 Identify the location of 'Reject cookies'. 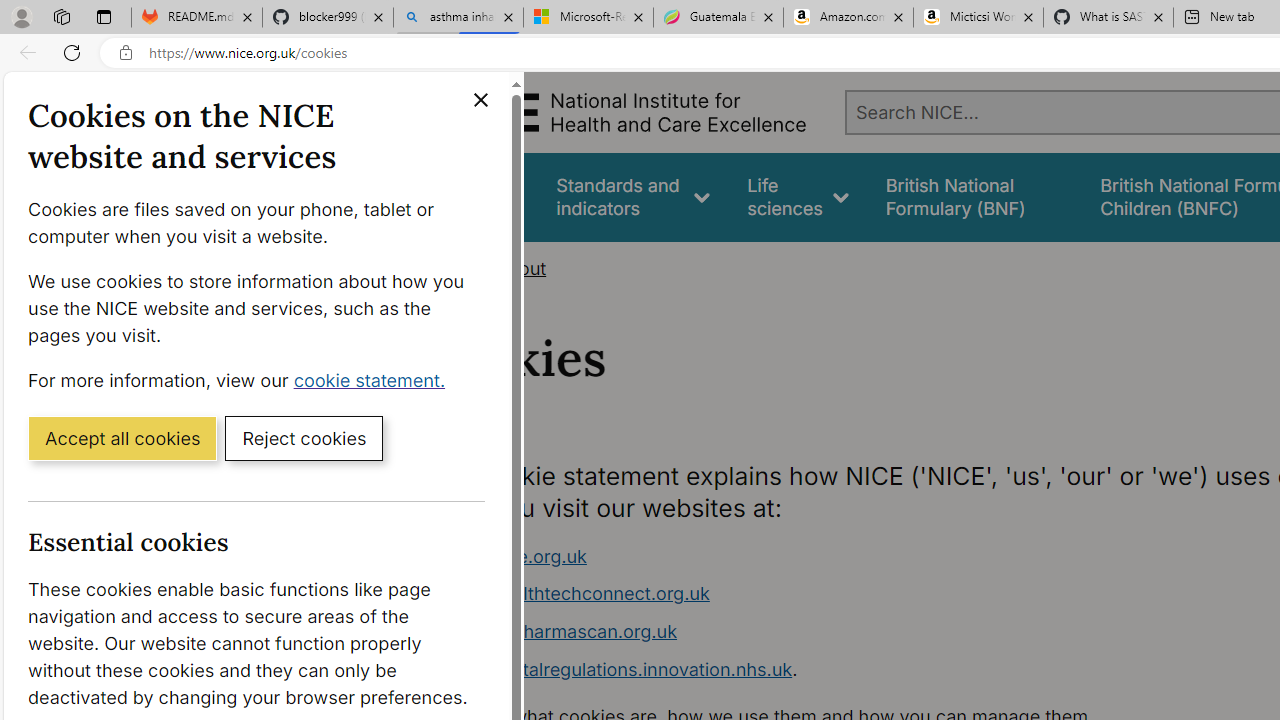
(303, 436).